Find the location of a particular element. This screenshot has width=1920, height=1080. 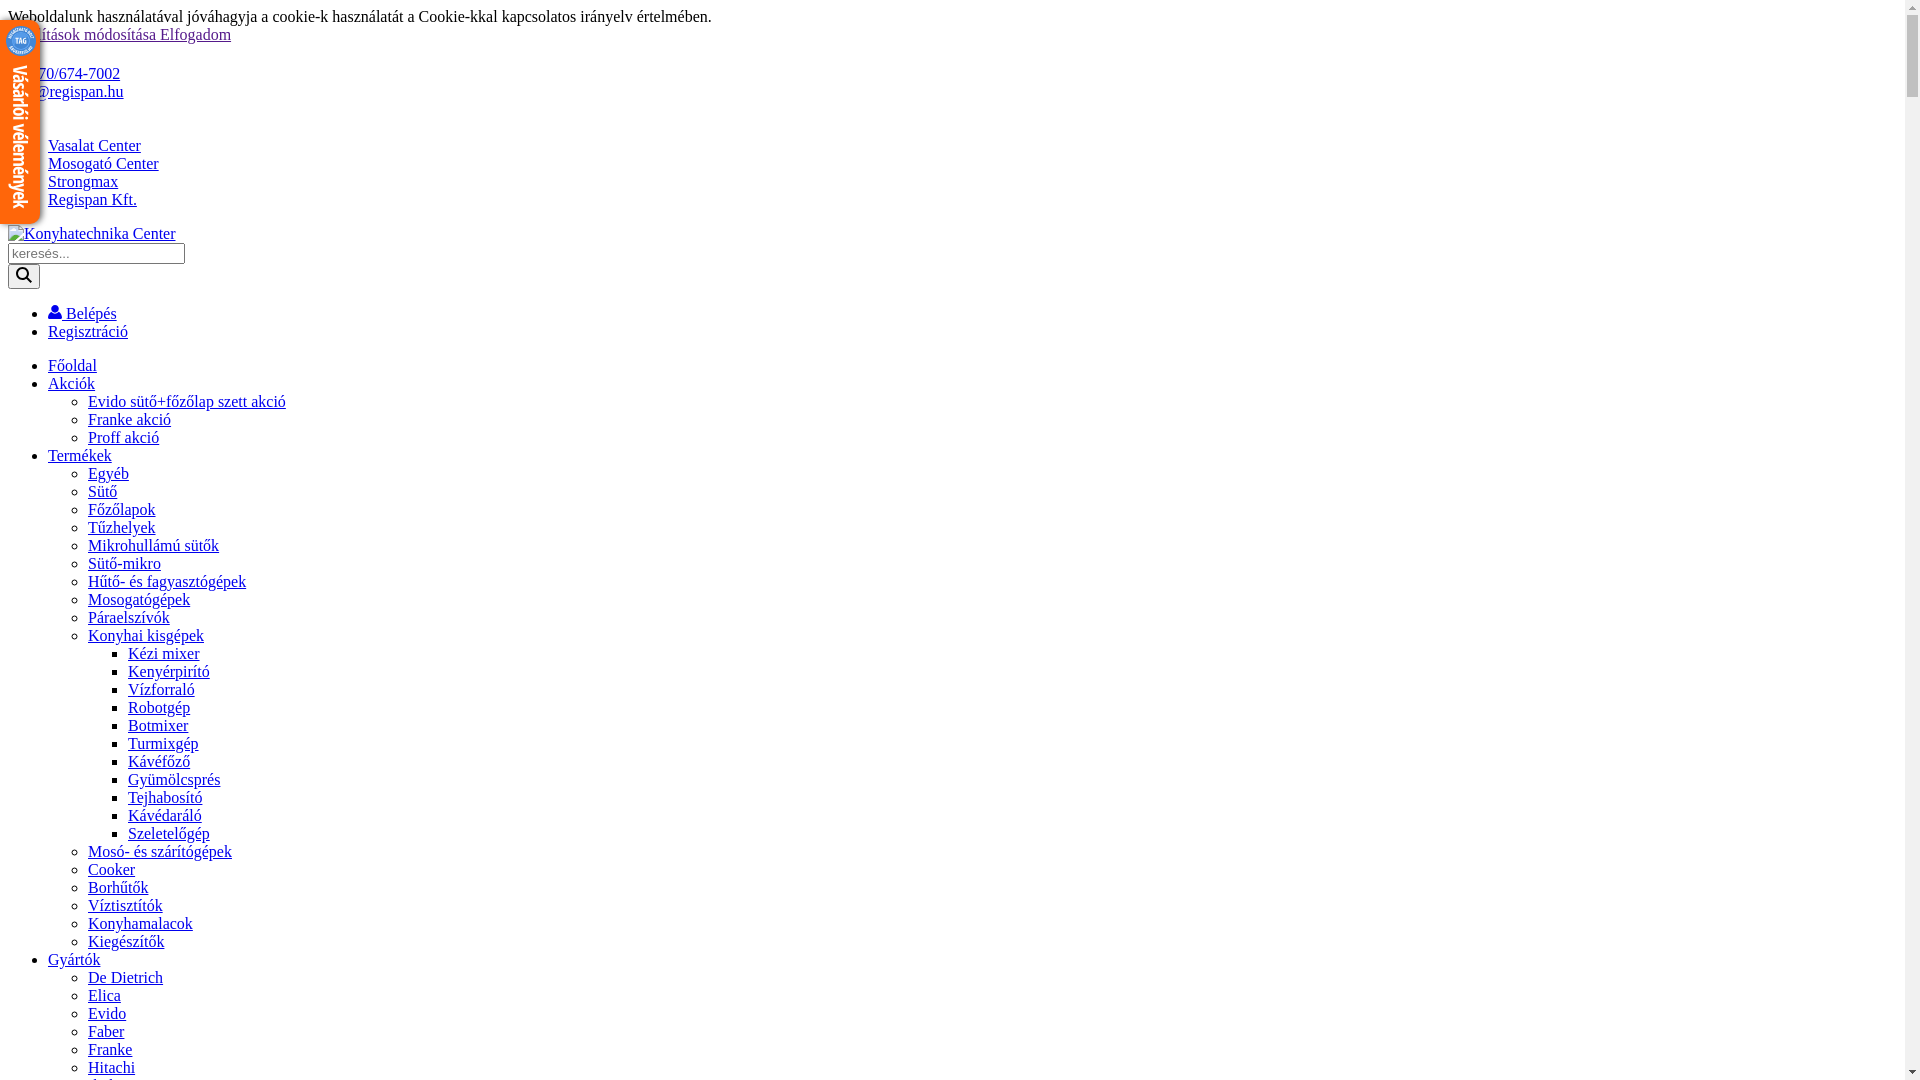

'Franke' is located at coordinates (109, 1048).